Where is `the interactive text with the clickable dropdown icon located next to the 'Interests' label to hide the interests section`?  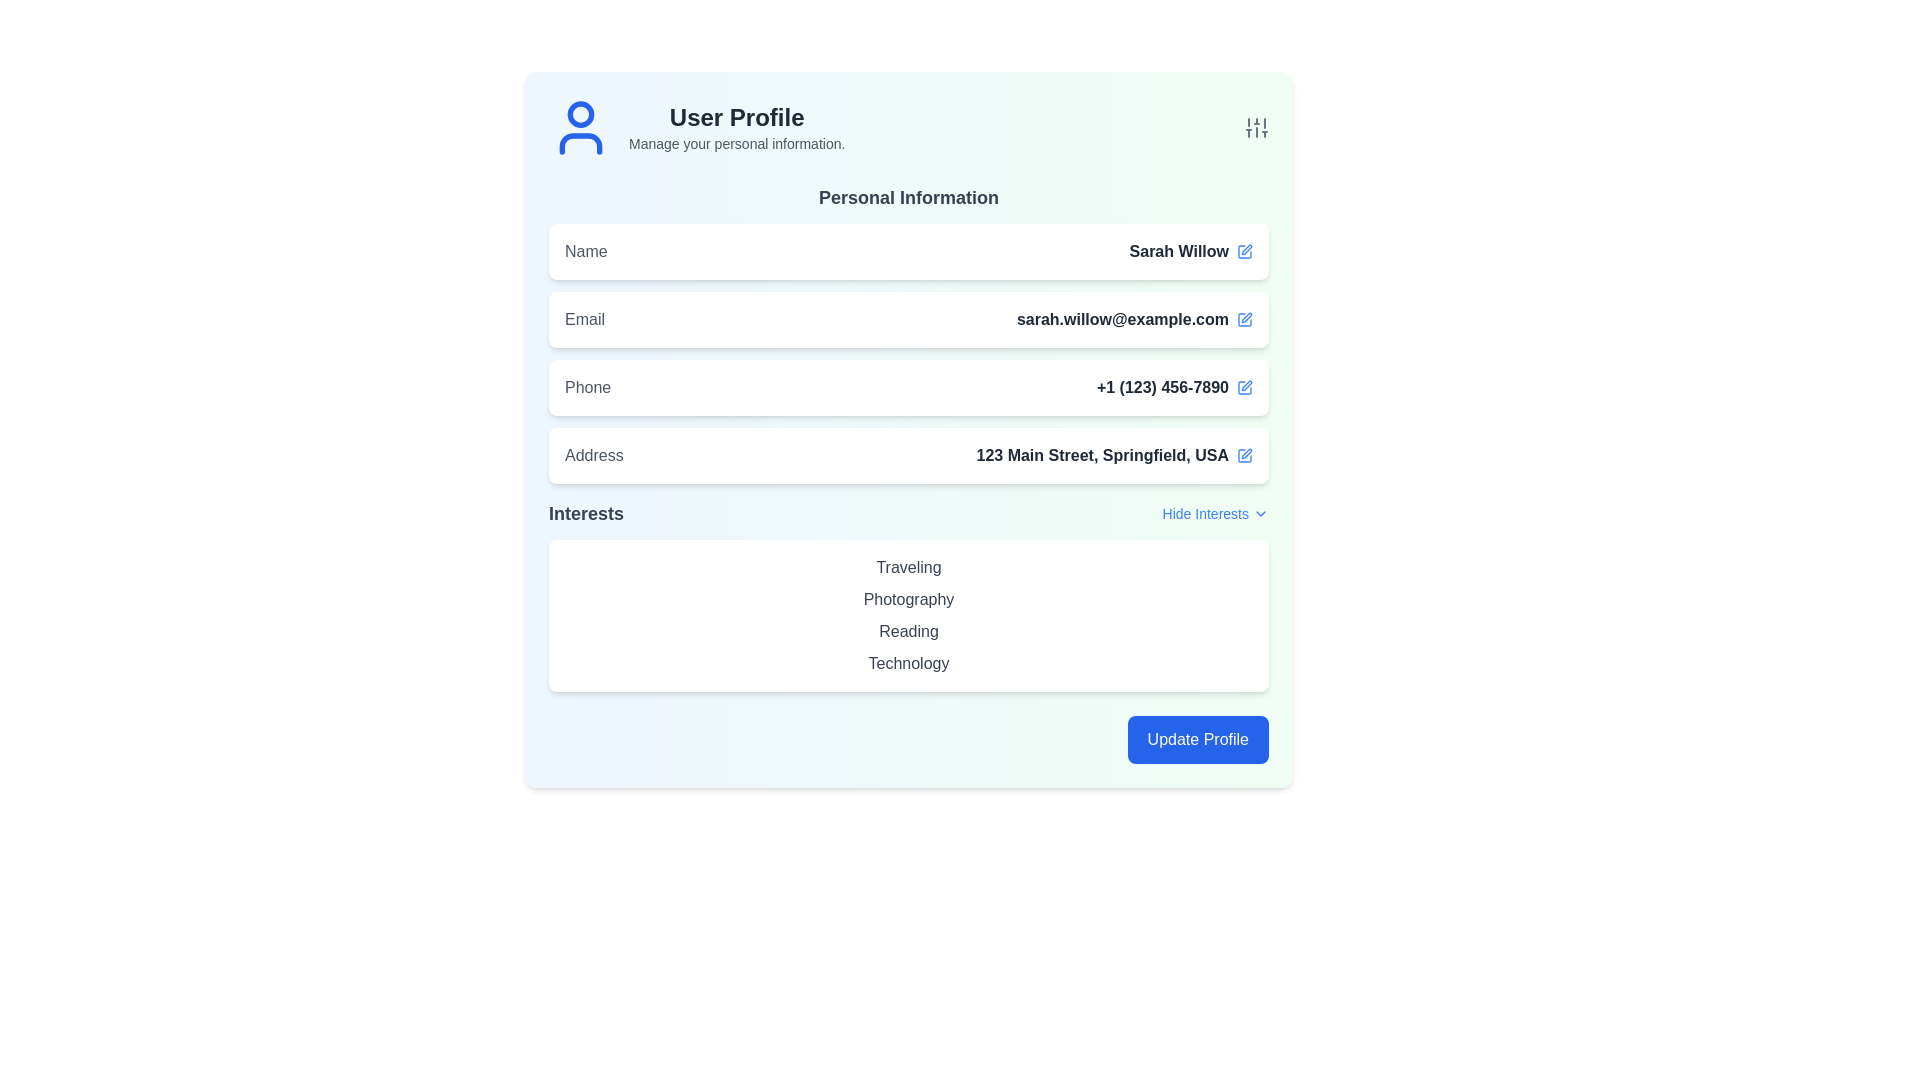 the interactive text with the clickable dropdown icon located next to the 'Interests' label to hide the interests section is located at coordinates (1214, 512).